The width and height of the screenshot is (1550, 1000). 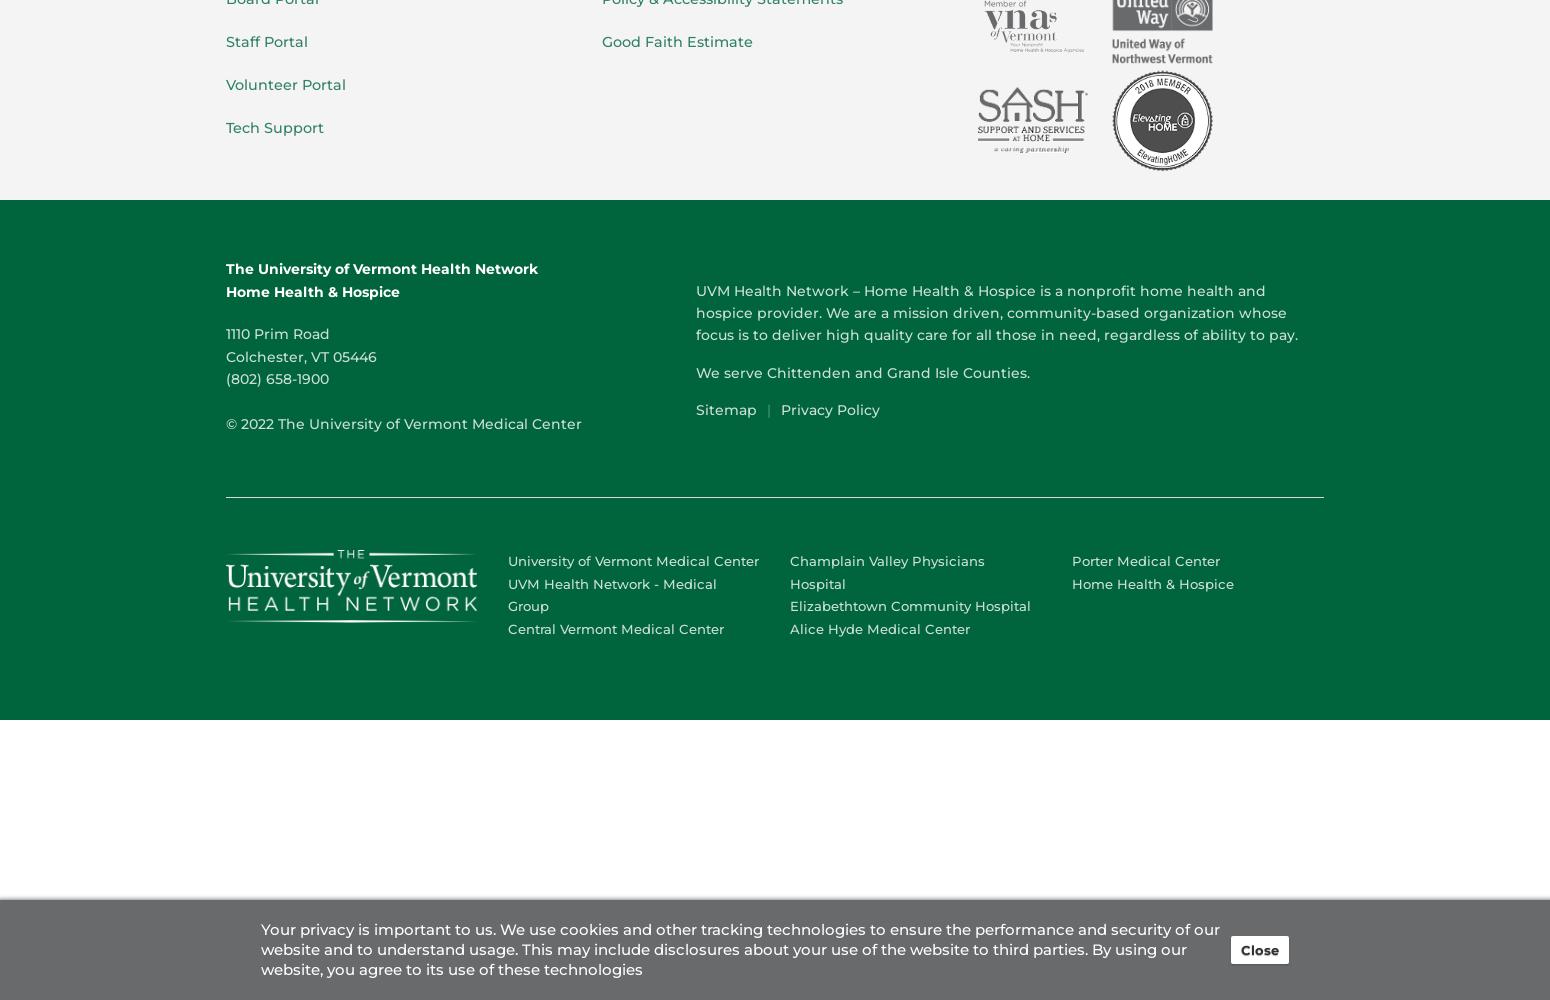 I want to click on 'Close', so click(x=1258, y=949).